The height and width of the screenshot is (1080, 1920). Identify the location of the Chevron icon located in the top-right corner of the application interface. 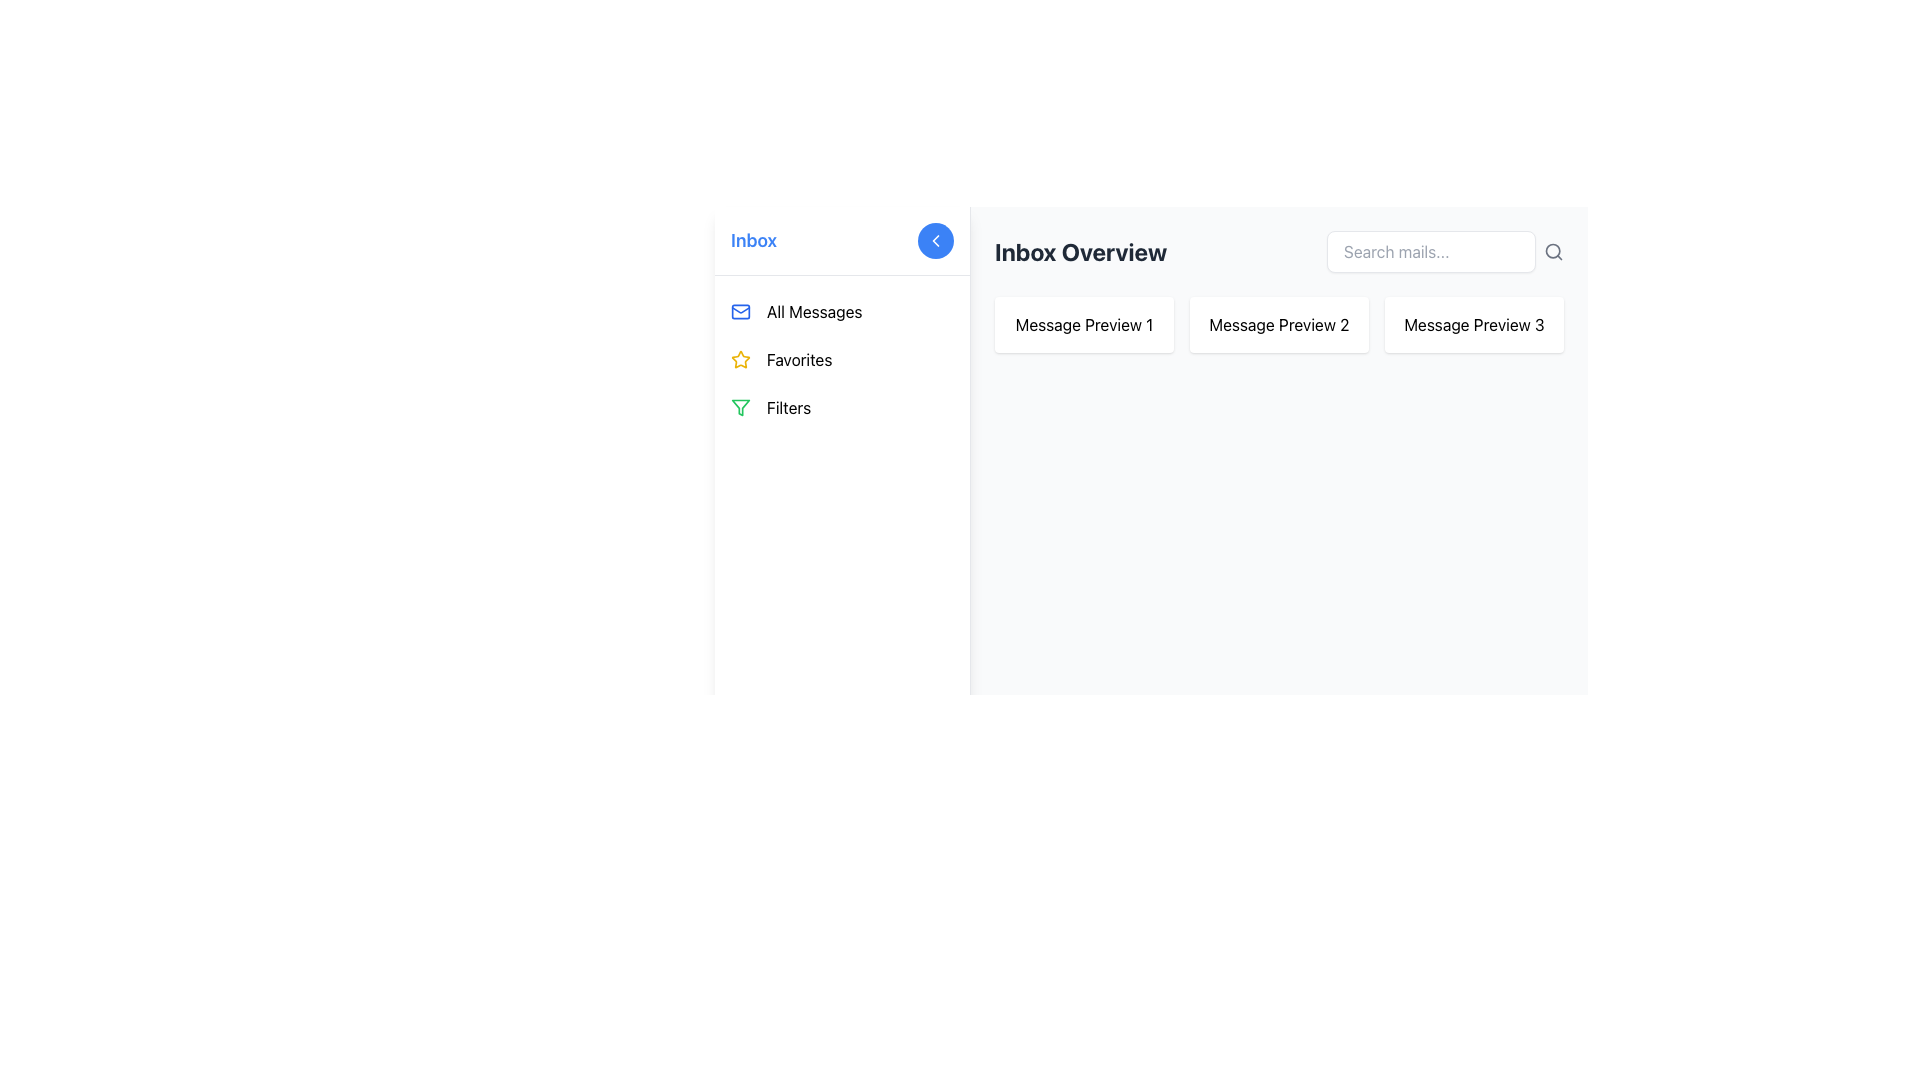
(935, 239).